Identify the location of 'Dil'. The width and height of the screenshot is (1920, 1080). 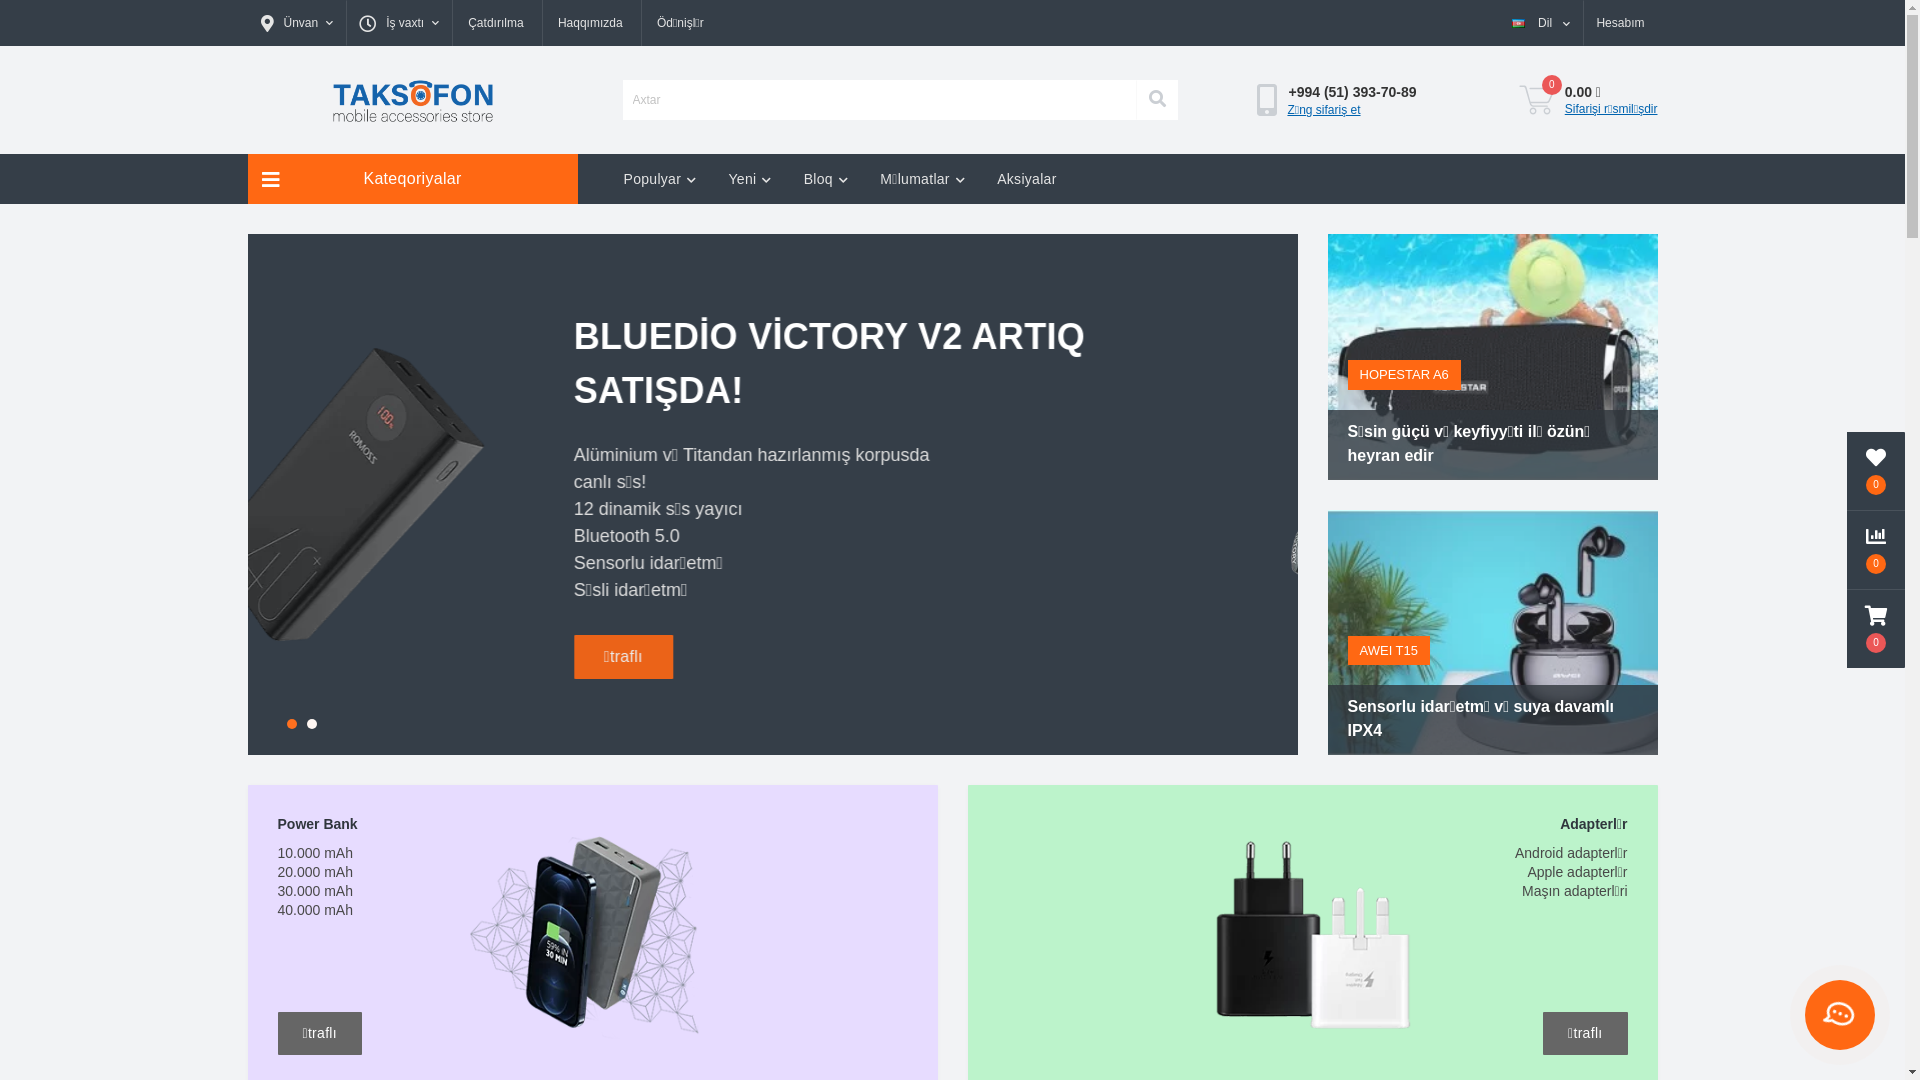
(1540, 23).